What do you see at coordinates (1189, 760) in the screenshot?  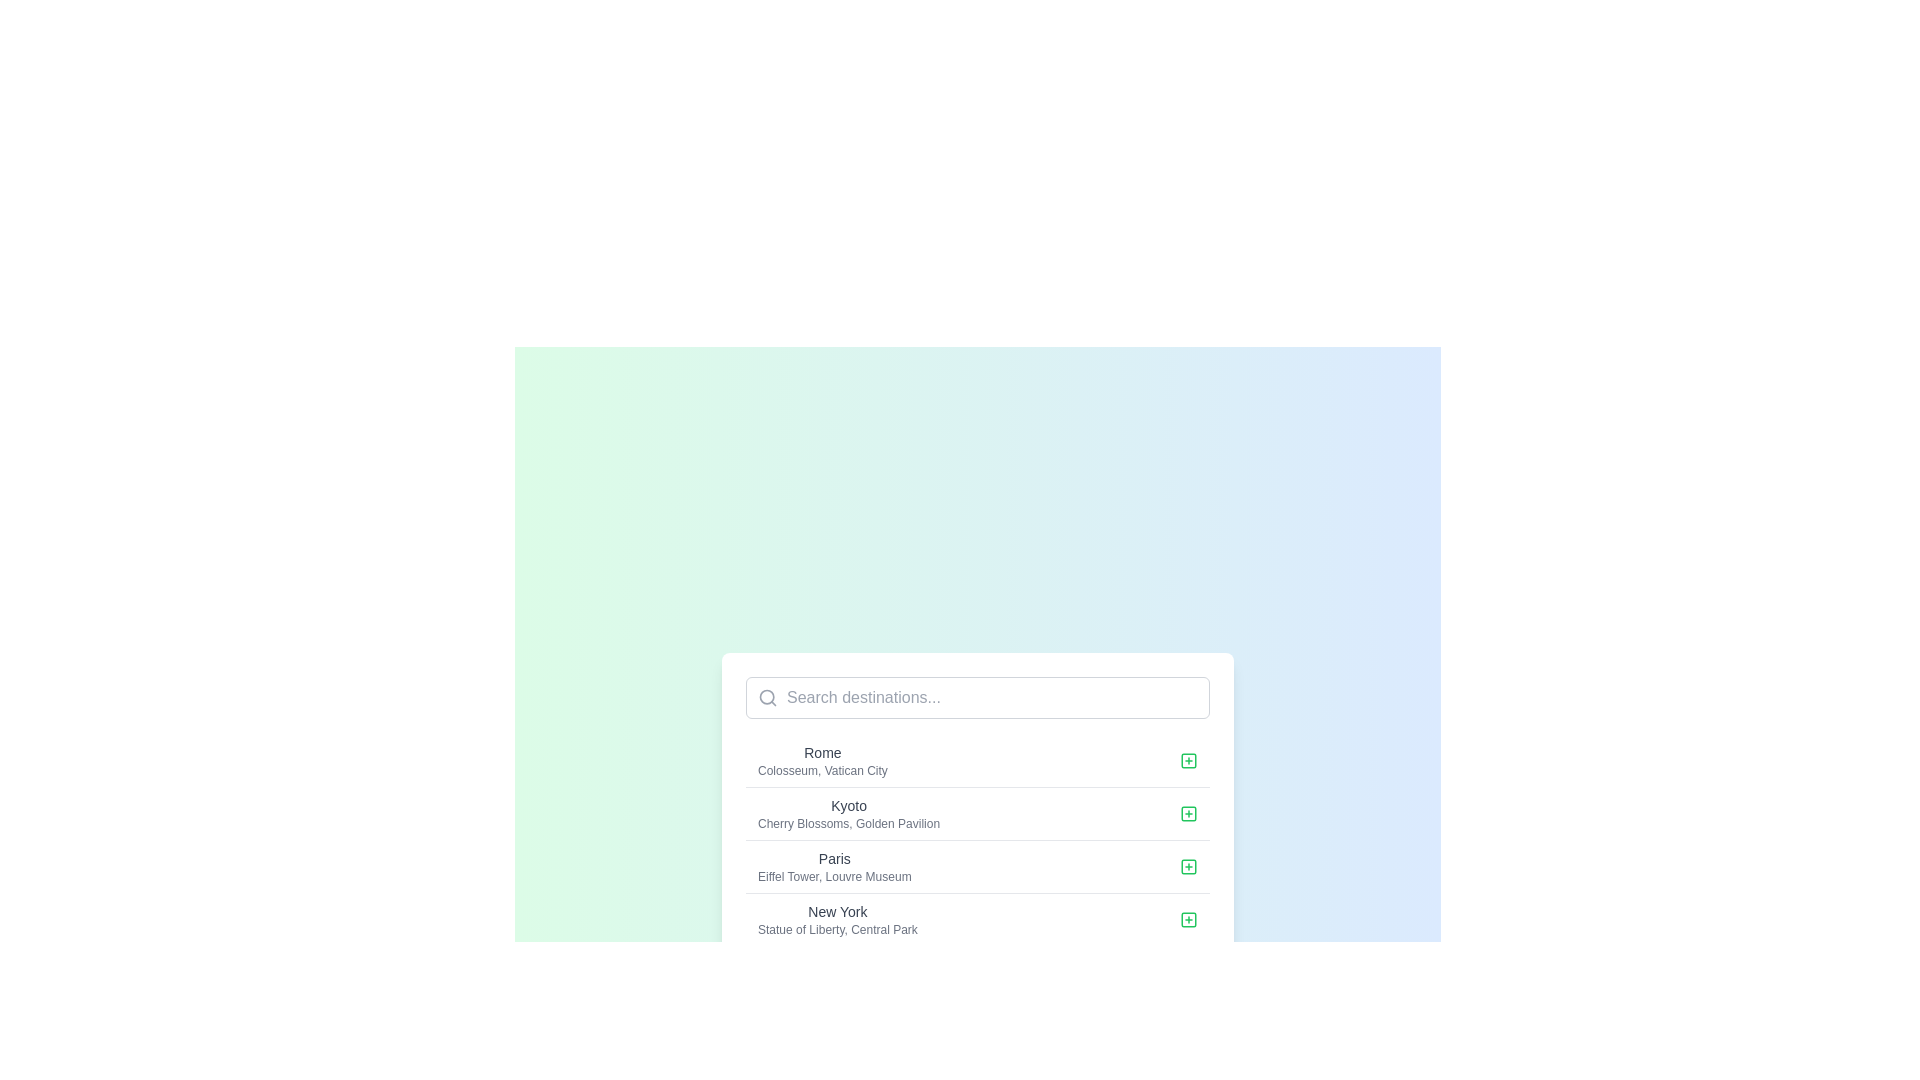 I see `the icon within the 'Add' button for the row labeled 'Rome' to observe any hover effects` at bounding box center [1189, 760].